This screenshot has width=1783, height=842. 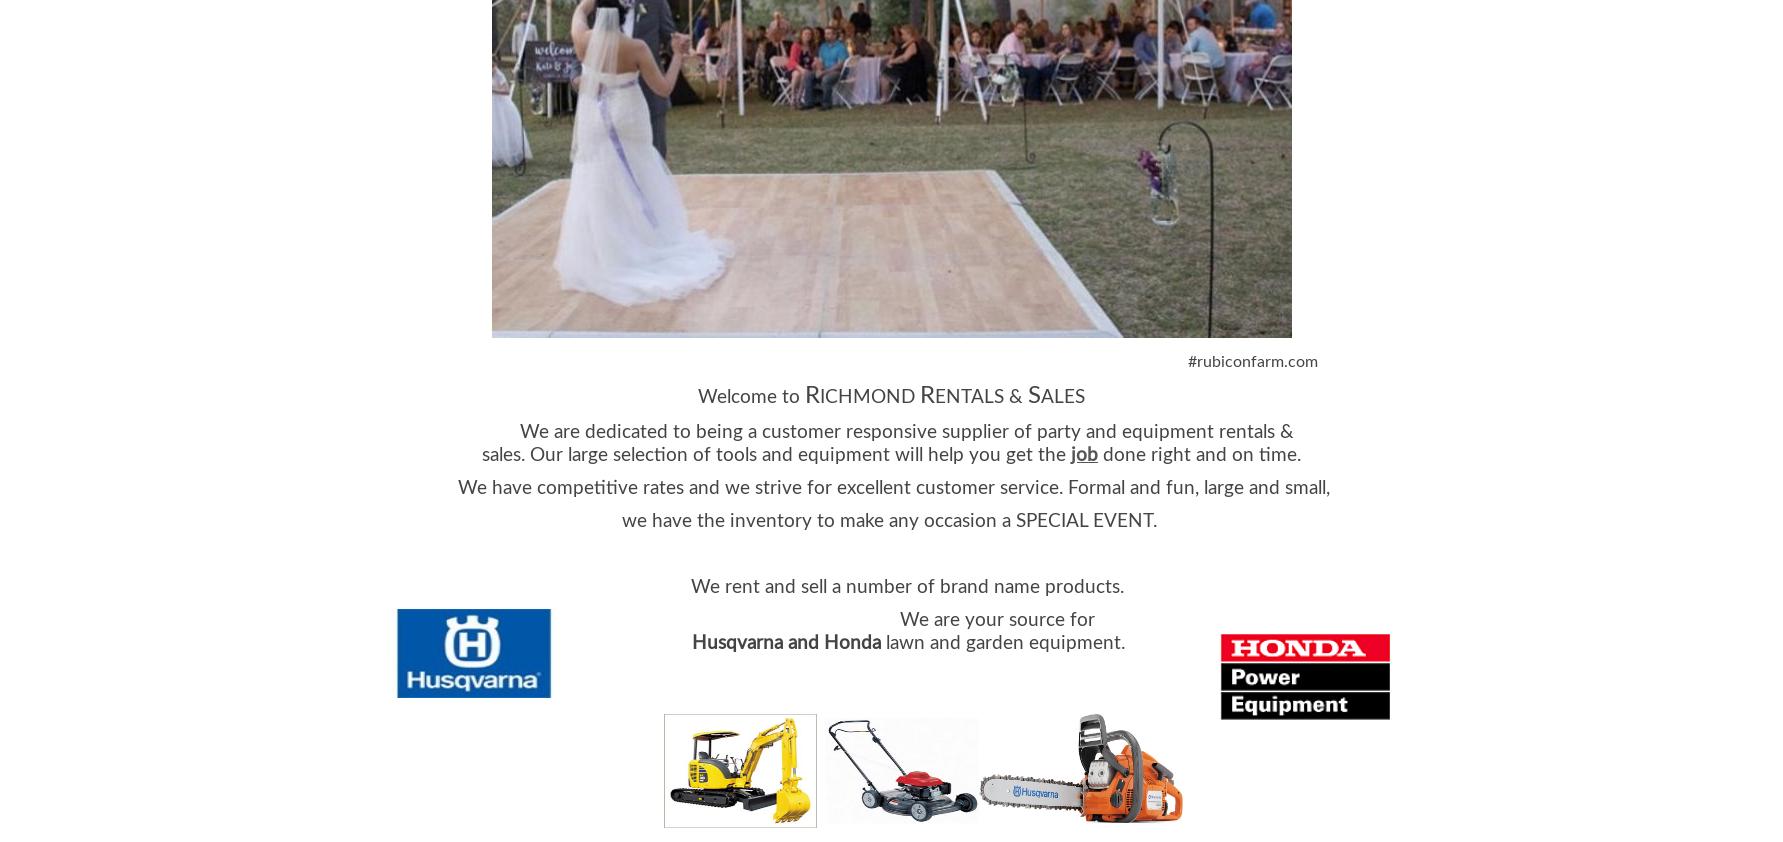 I want to click on 'source for', so click(x=1051, y=618).